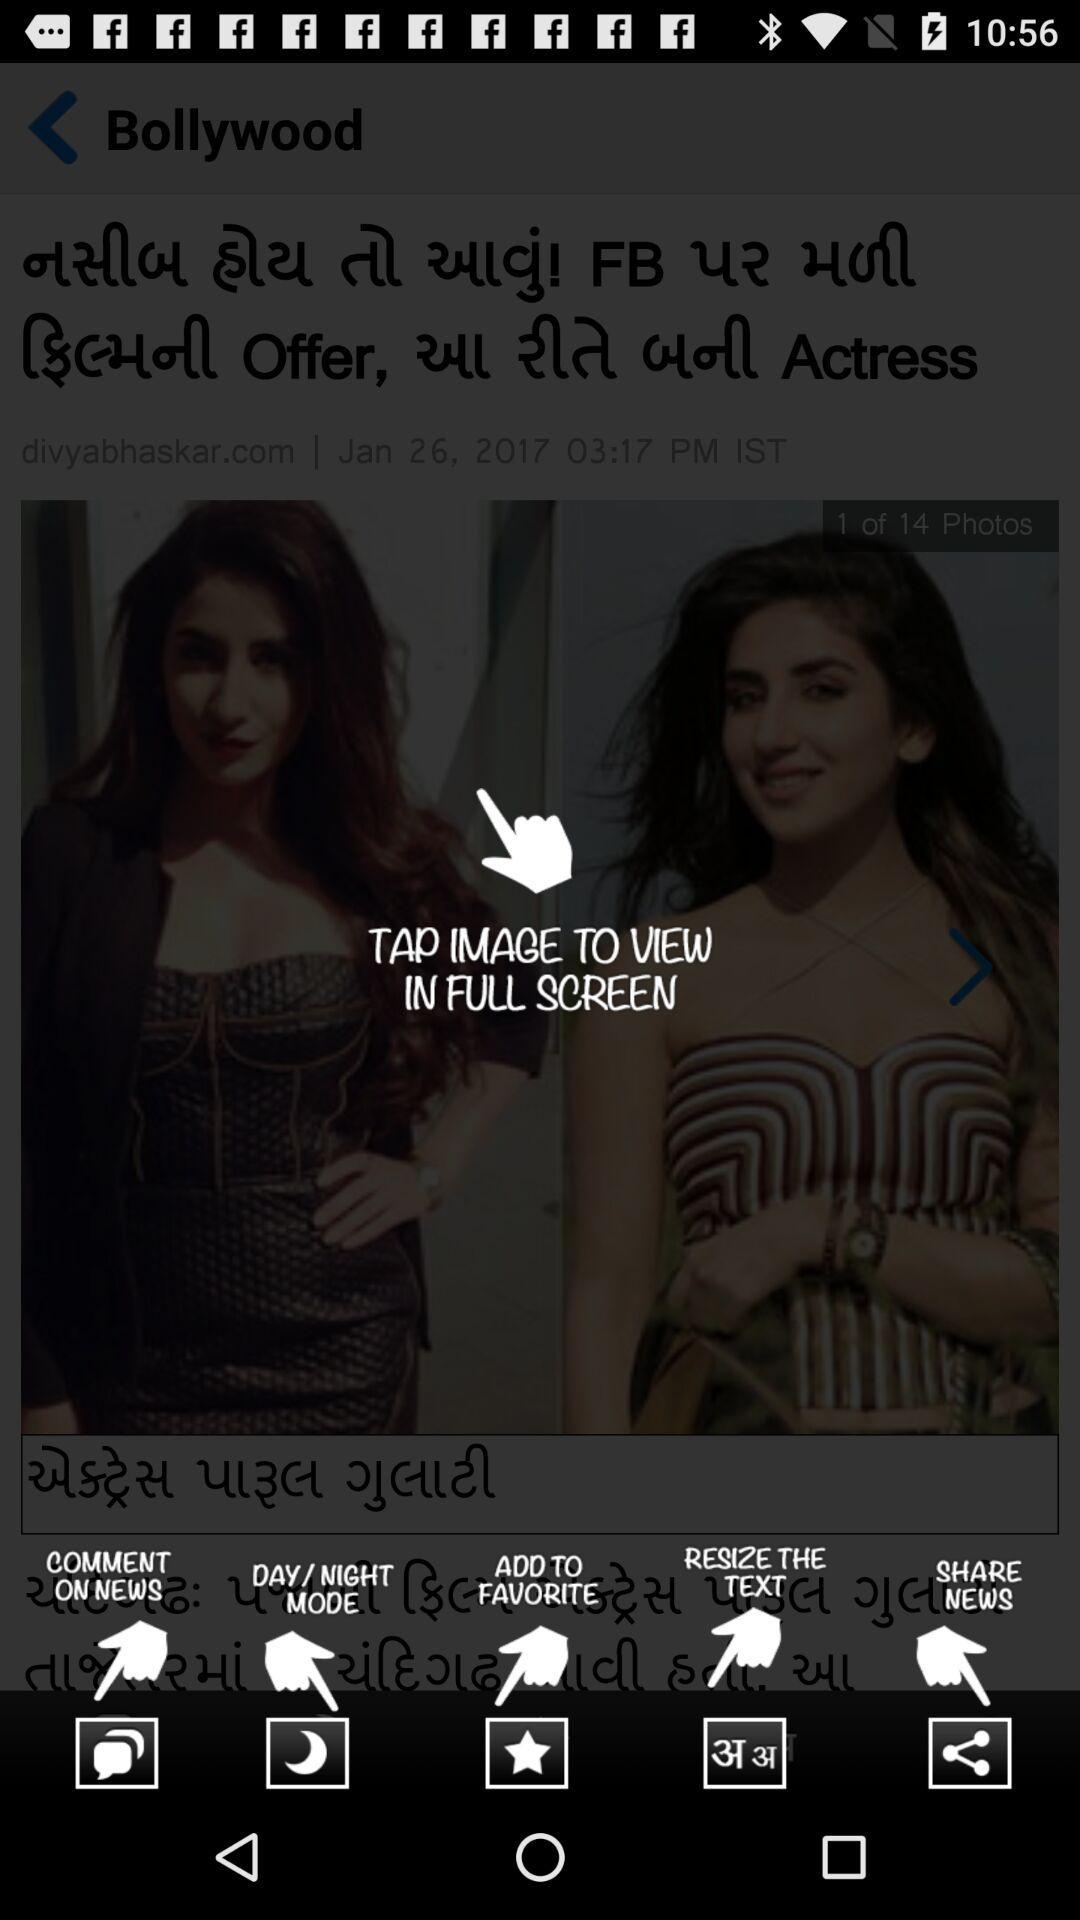 The image size is (1080, 1920). Describe the element at coordinates (540, 927) in the screenshot. I see `tap image box` at that location.